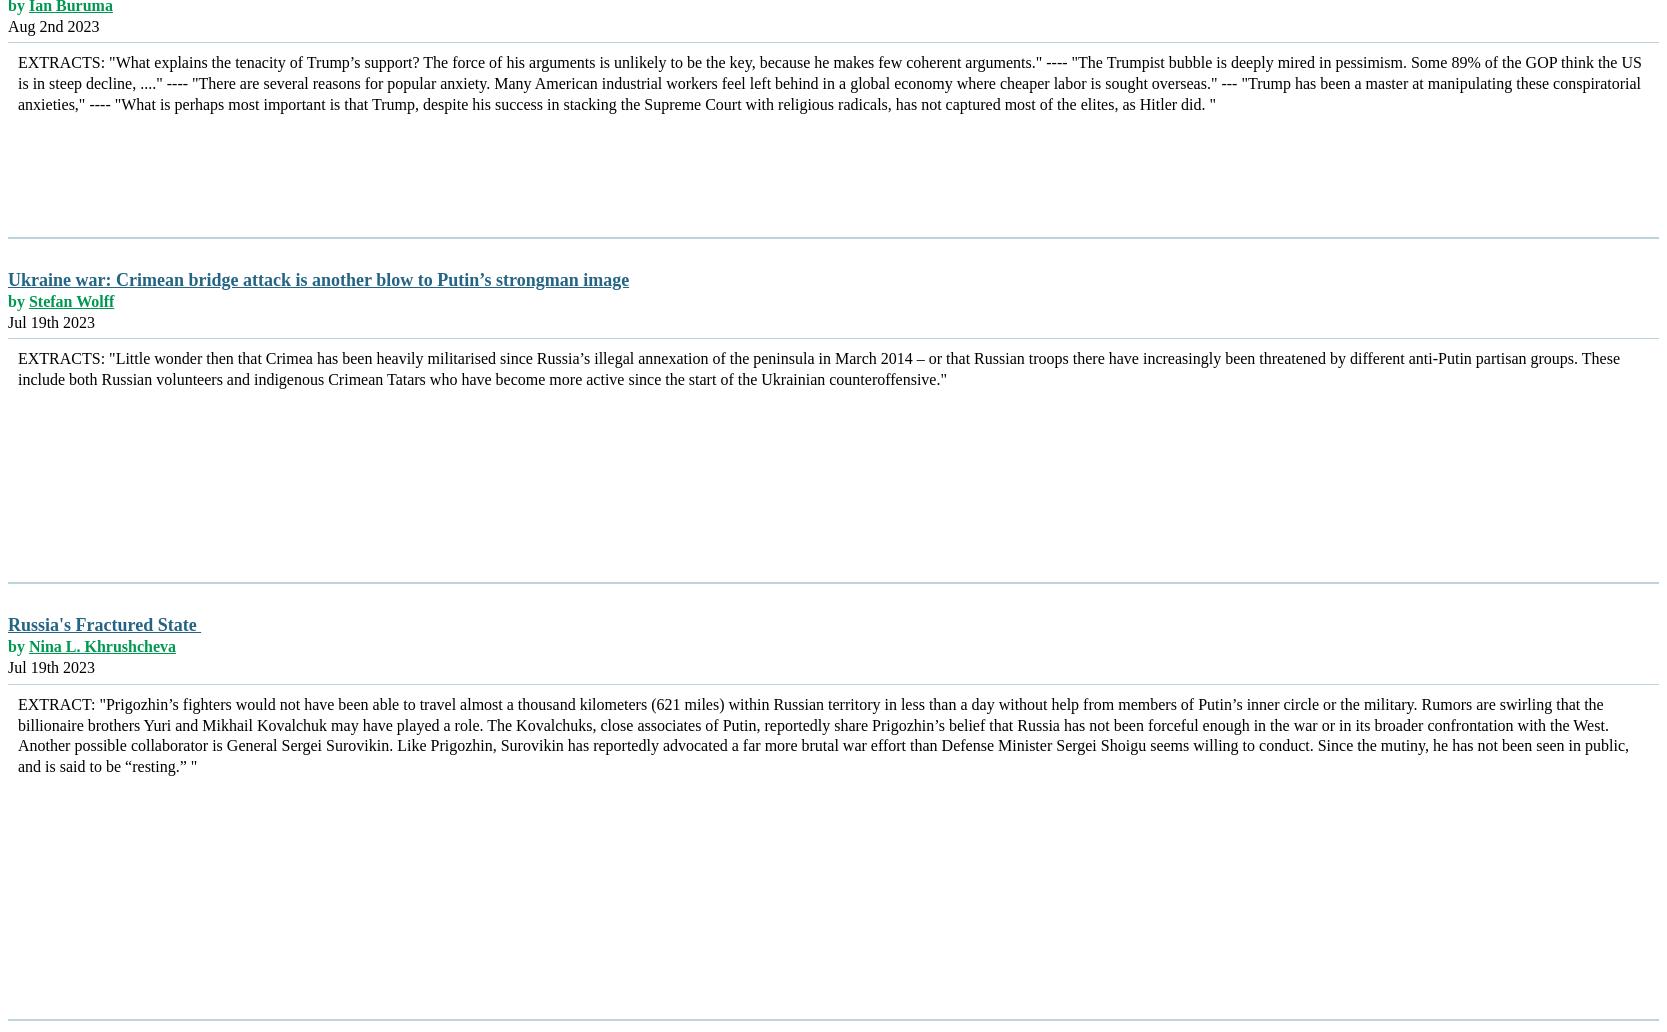  What do you see at coordinates (103, 624) in the screenshot?
I see `'Russia's Fractured State'` at bounding box center [103, 624].